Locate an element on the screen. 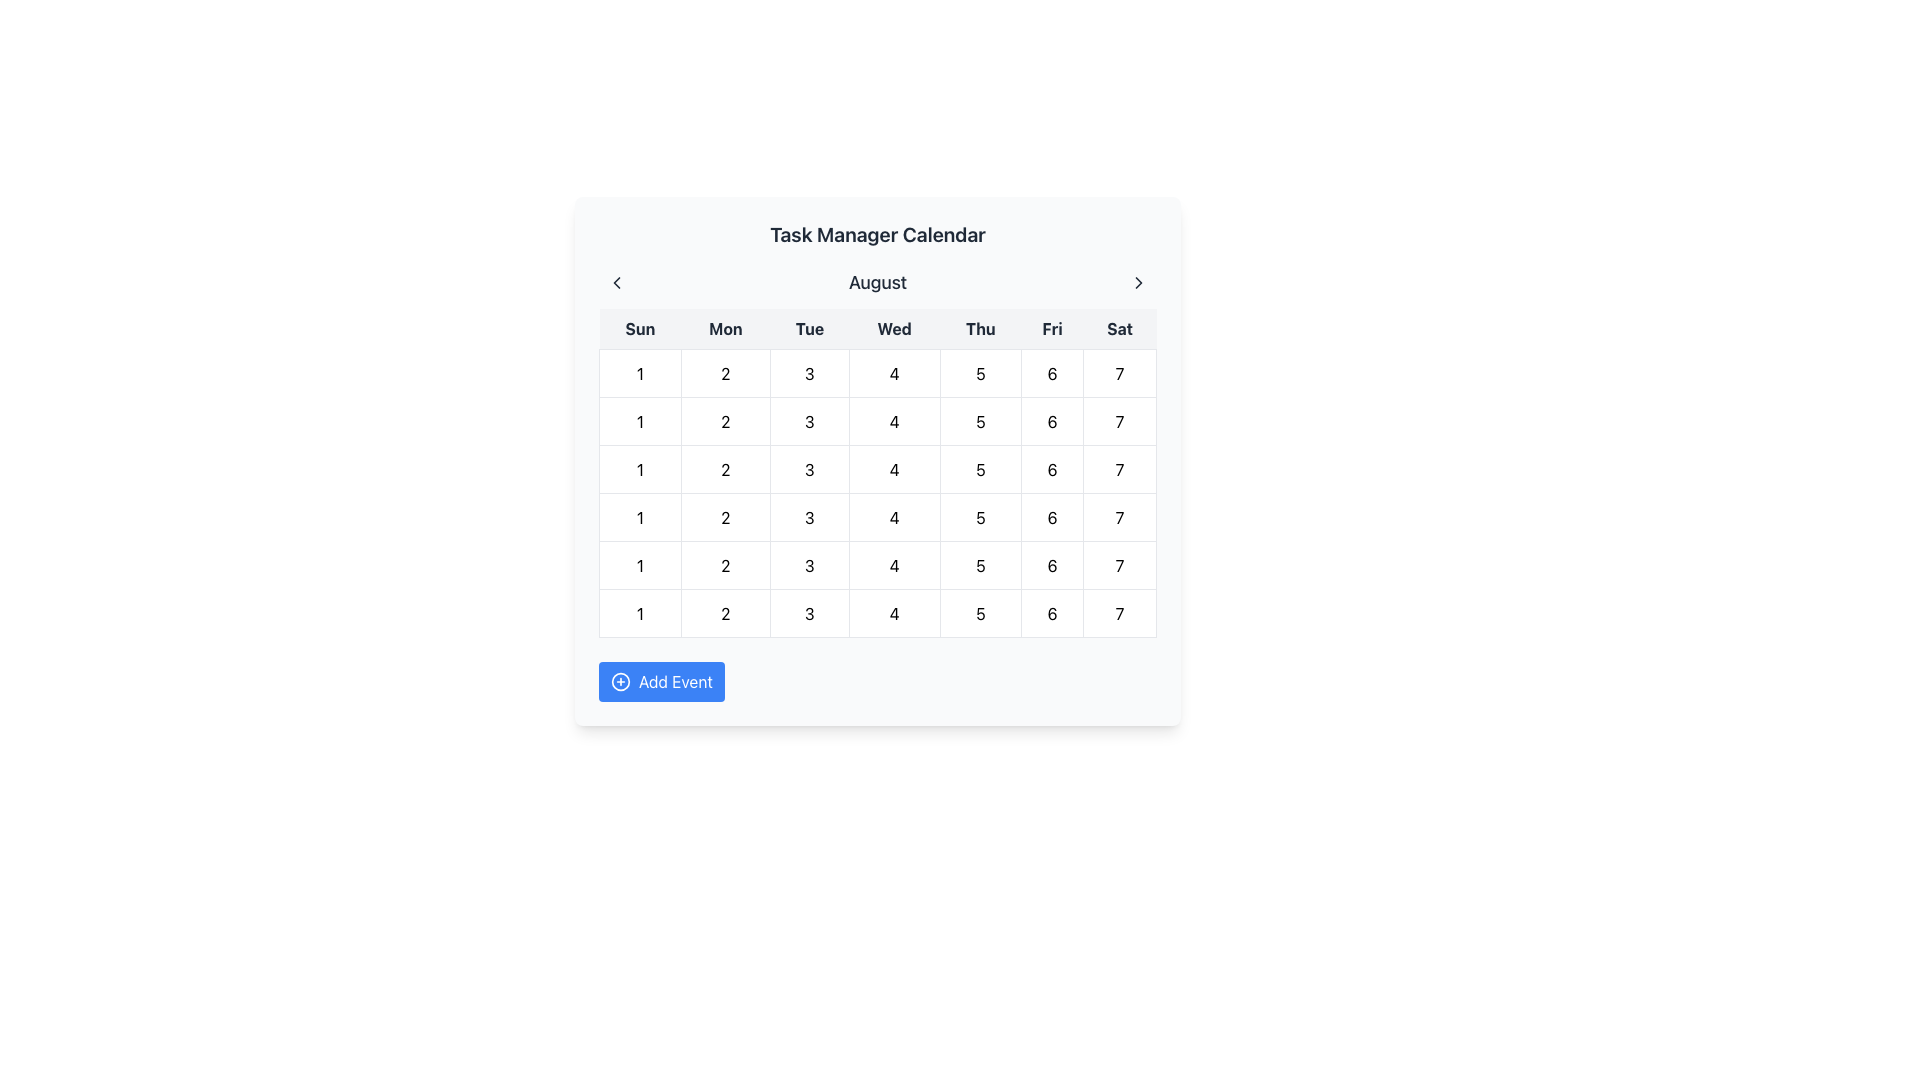 The image size is (1920, 1080). the calendar cell representing the day '5' under the header 'Thu' is located at coordinates (980, 469).